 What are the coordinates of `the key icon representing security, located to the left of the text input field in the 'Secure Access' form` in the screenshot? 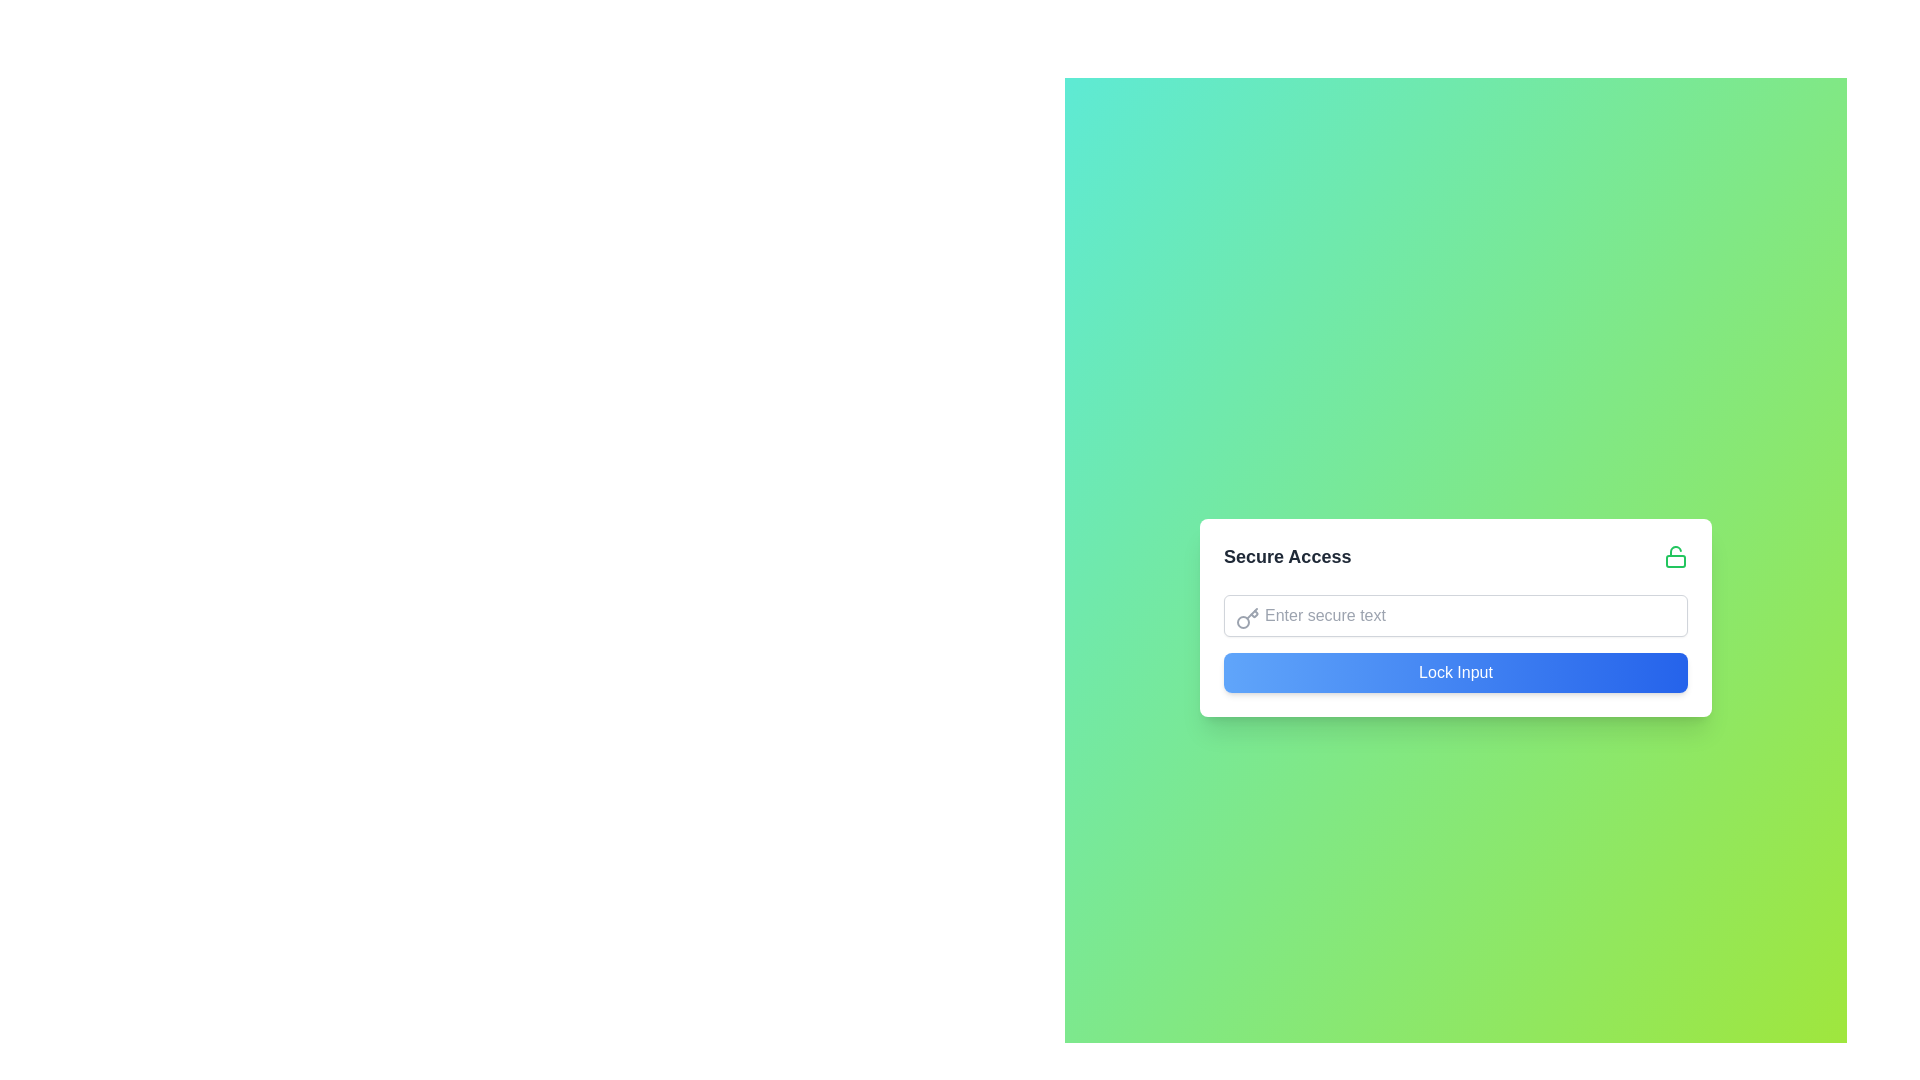 It's located at (1247, 617).